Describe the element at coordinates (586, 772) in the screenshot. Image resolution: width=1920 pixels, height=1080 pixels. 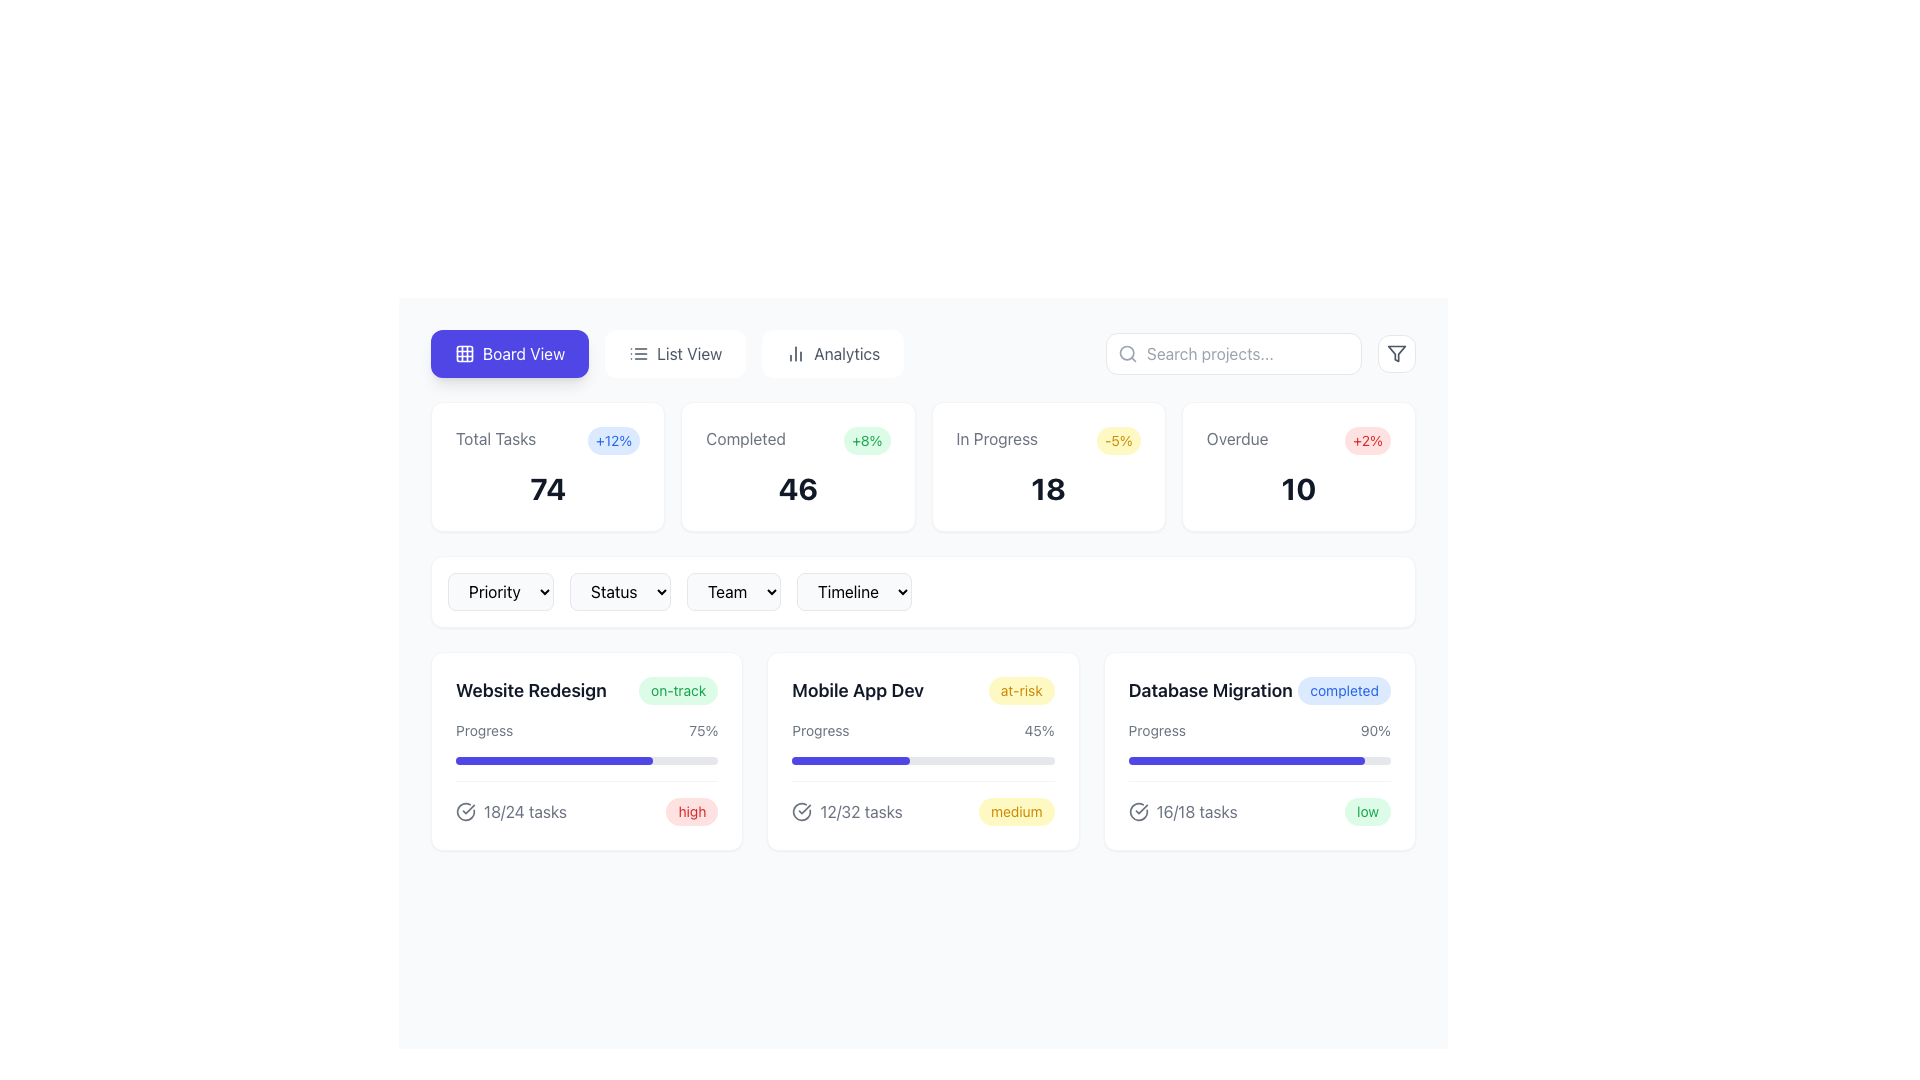
I see `the progress indication of the Progress bar located in the middle of the 'Website Redesign' panel, which shows a 75% completion rate represented by a blue bar` at that location.